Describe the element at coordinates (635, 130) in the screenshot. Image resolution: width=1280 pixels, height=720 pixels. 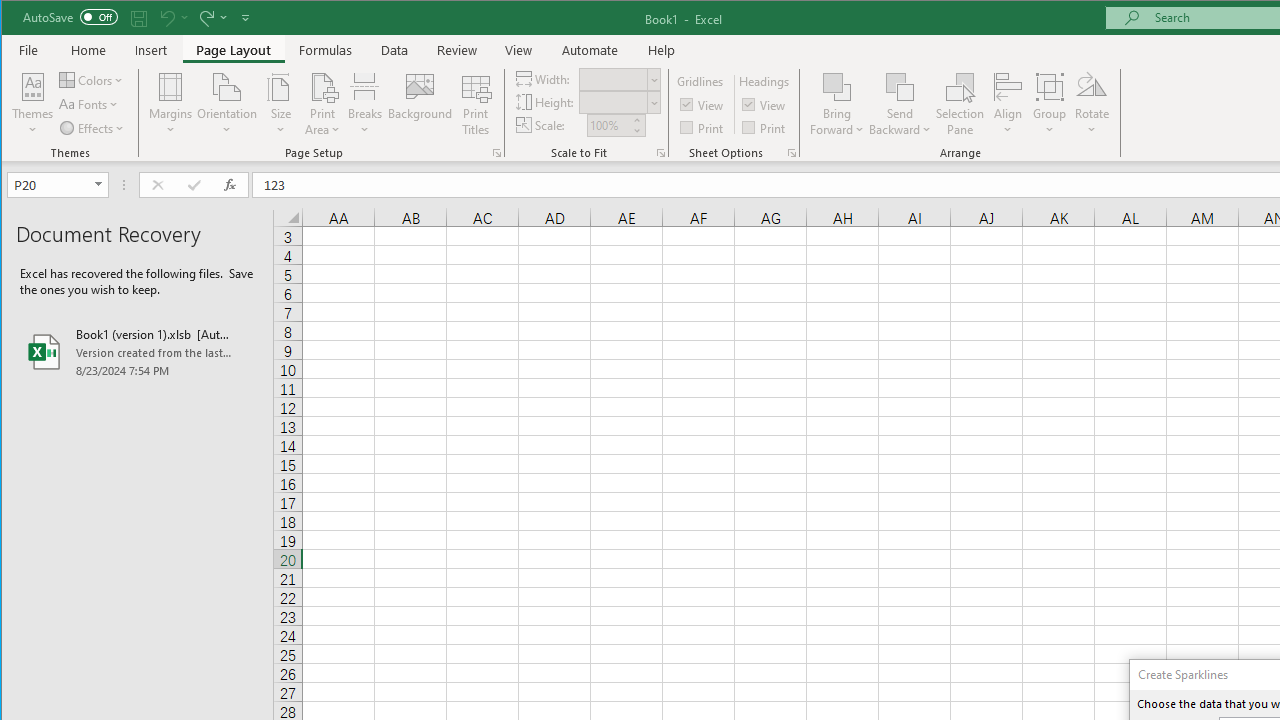
I see `'Less'` at that location.